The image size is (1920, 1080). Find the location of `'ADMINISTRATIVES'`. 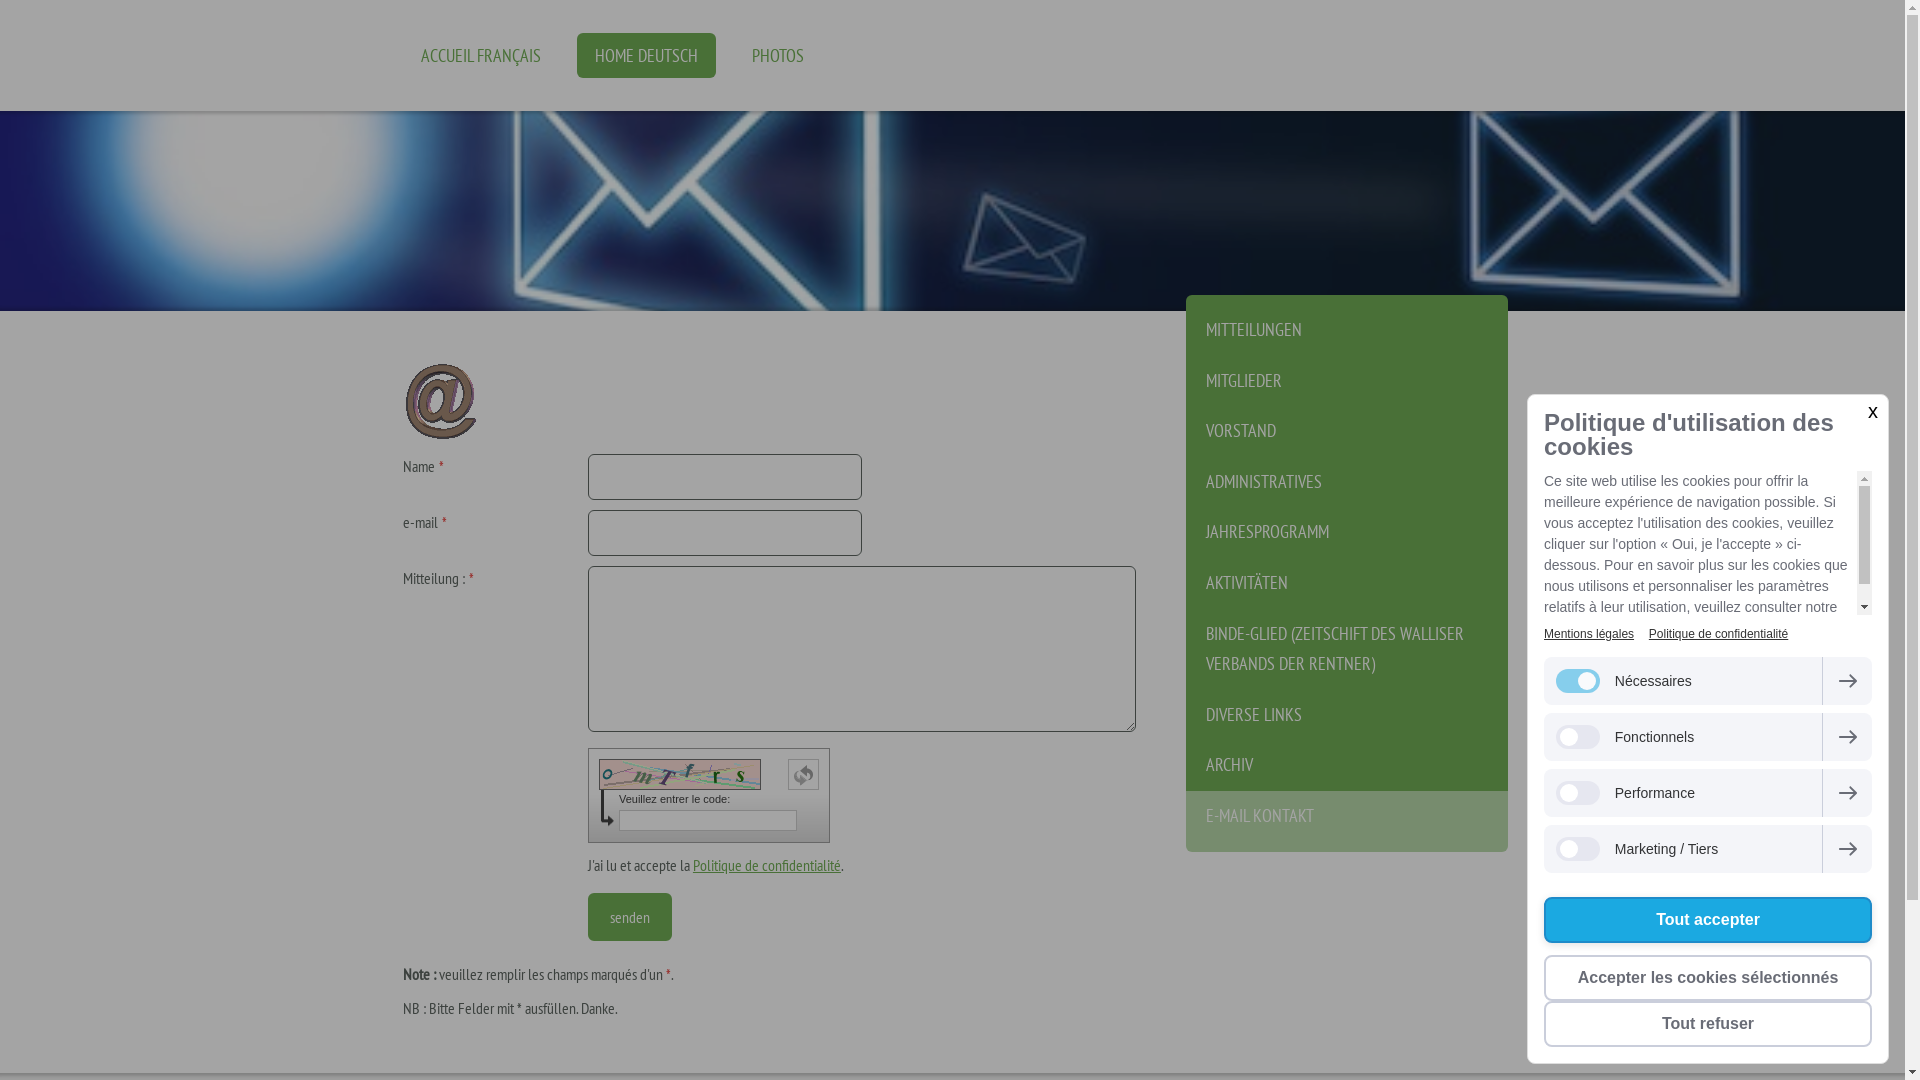

'ADMINISTRATIVES' is located at coordinates (1347, 482).